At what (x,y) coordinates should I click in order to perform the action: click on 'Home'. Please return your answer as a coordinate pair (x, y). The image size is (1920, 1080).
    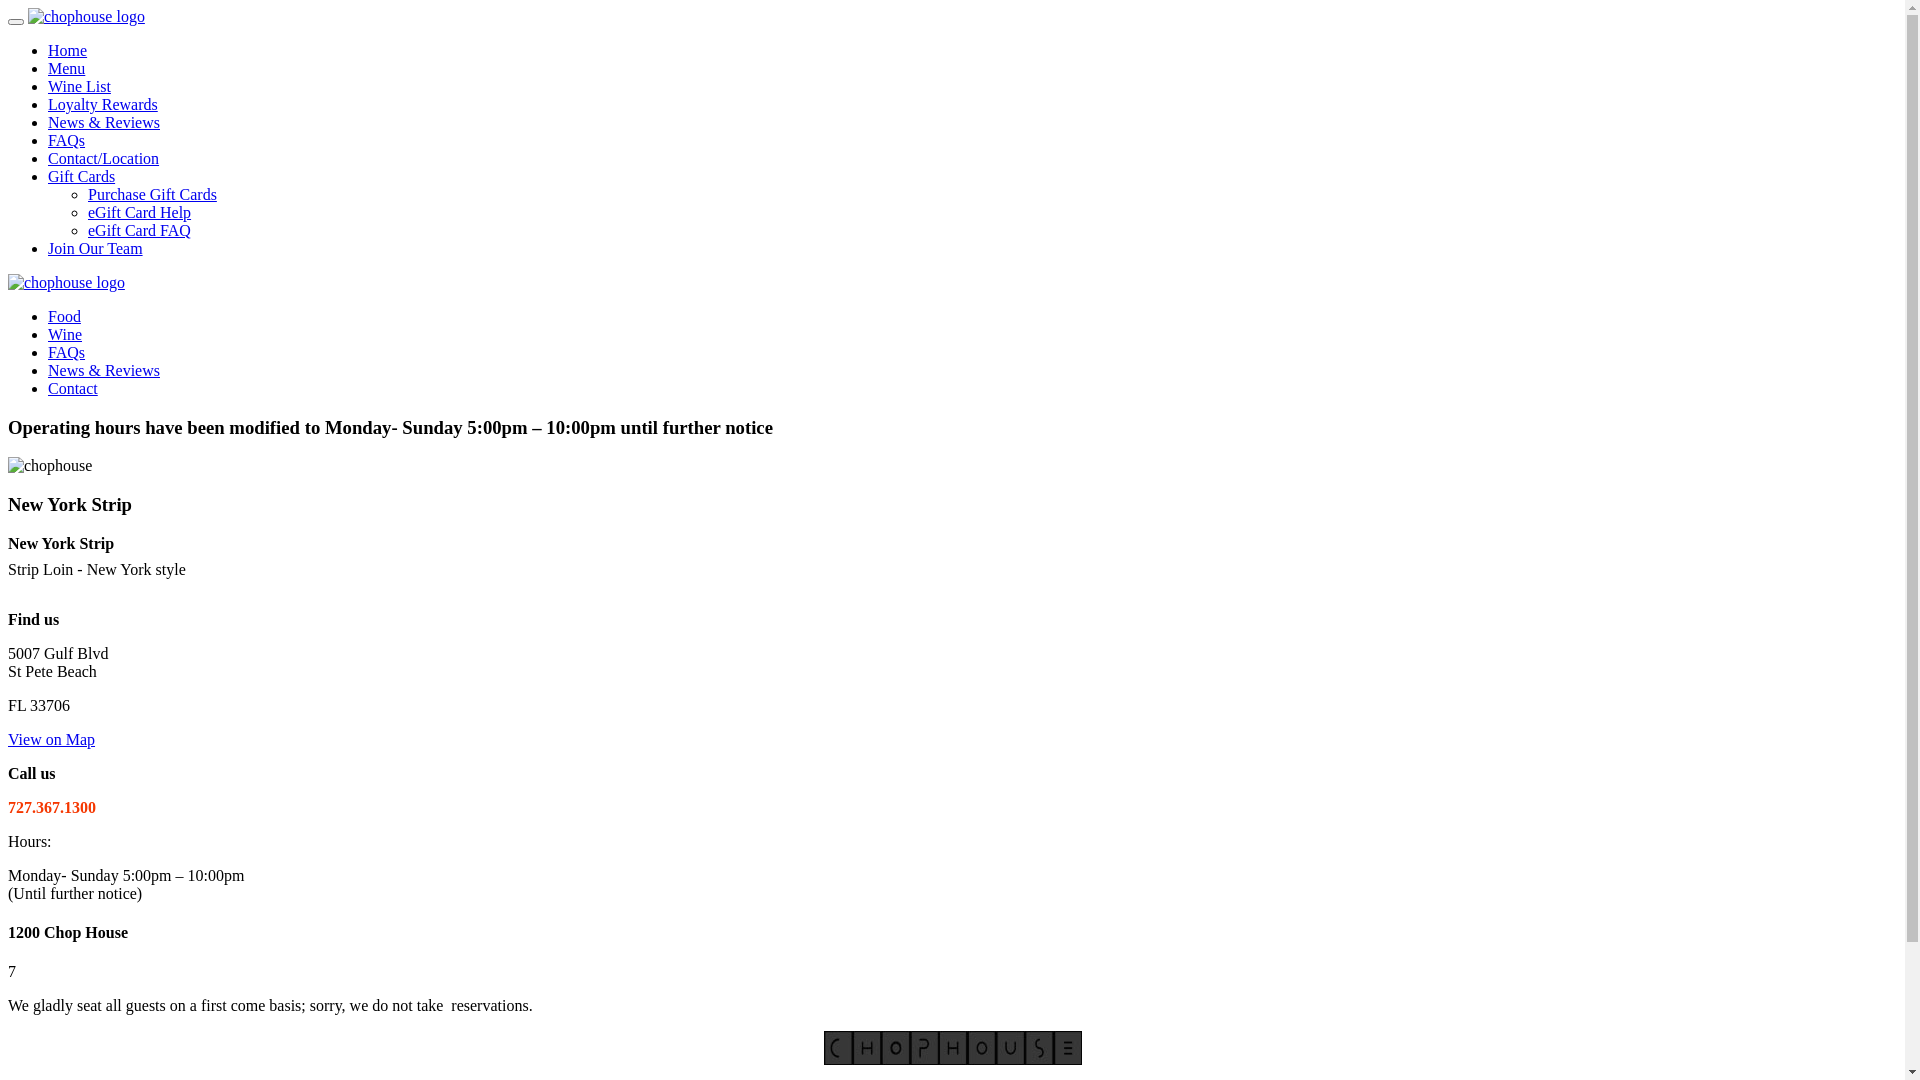
    Looking at the image, I should click on (67, 49).